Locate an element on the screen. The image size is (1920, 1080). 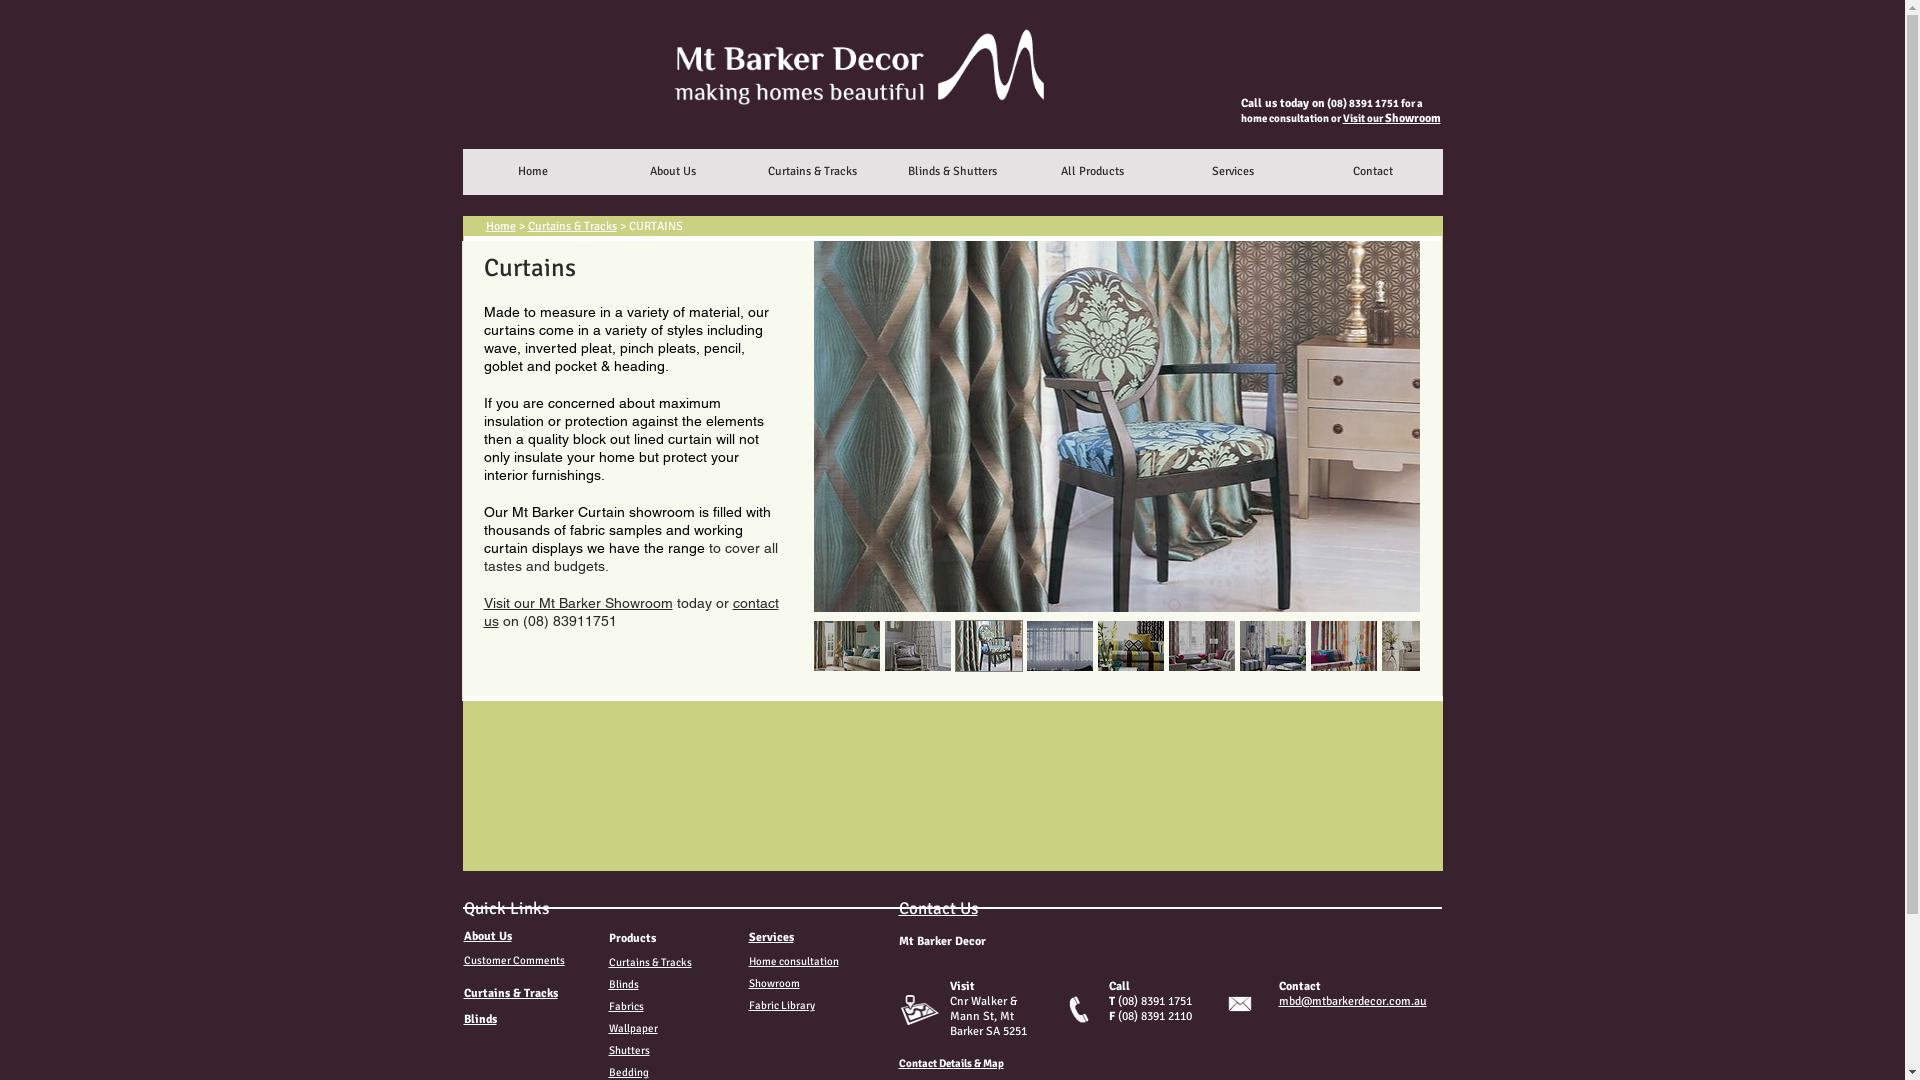
'Blinds' is located at coordinates (480, 1019).